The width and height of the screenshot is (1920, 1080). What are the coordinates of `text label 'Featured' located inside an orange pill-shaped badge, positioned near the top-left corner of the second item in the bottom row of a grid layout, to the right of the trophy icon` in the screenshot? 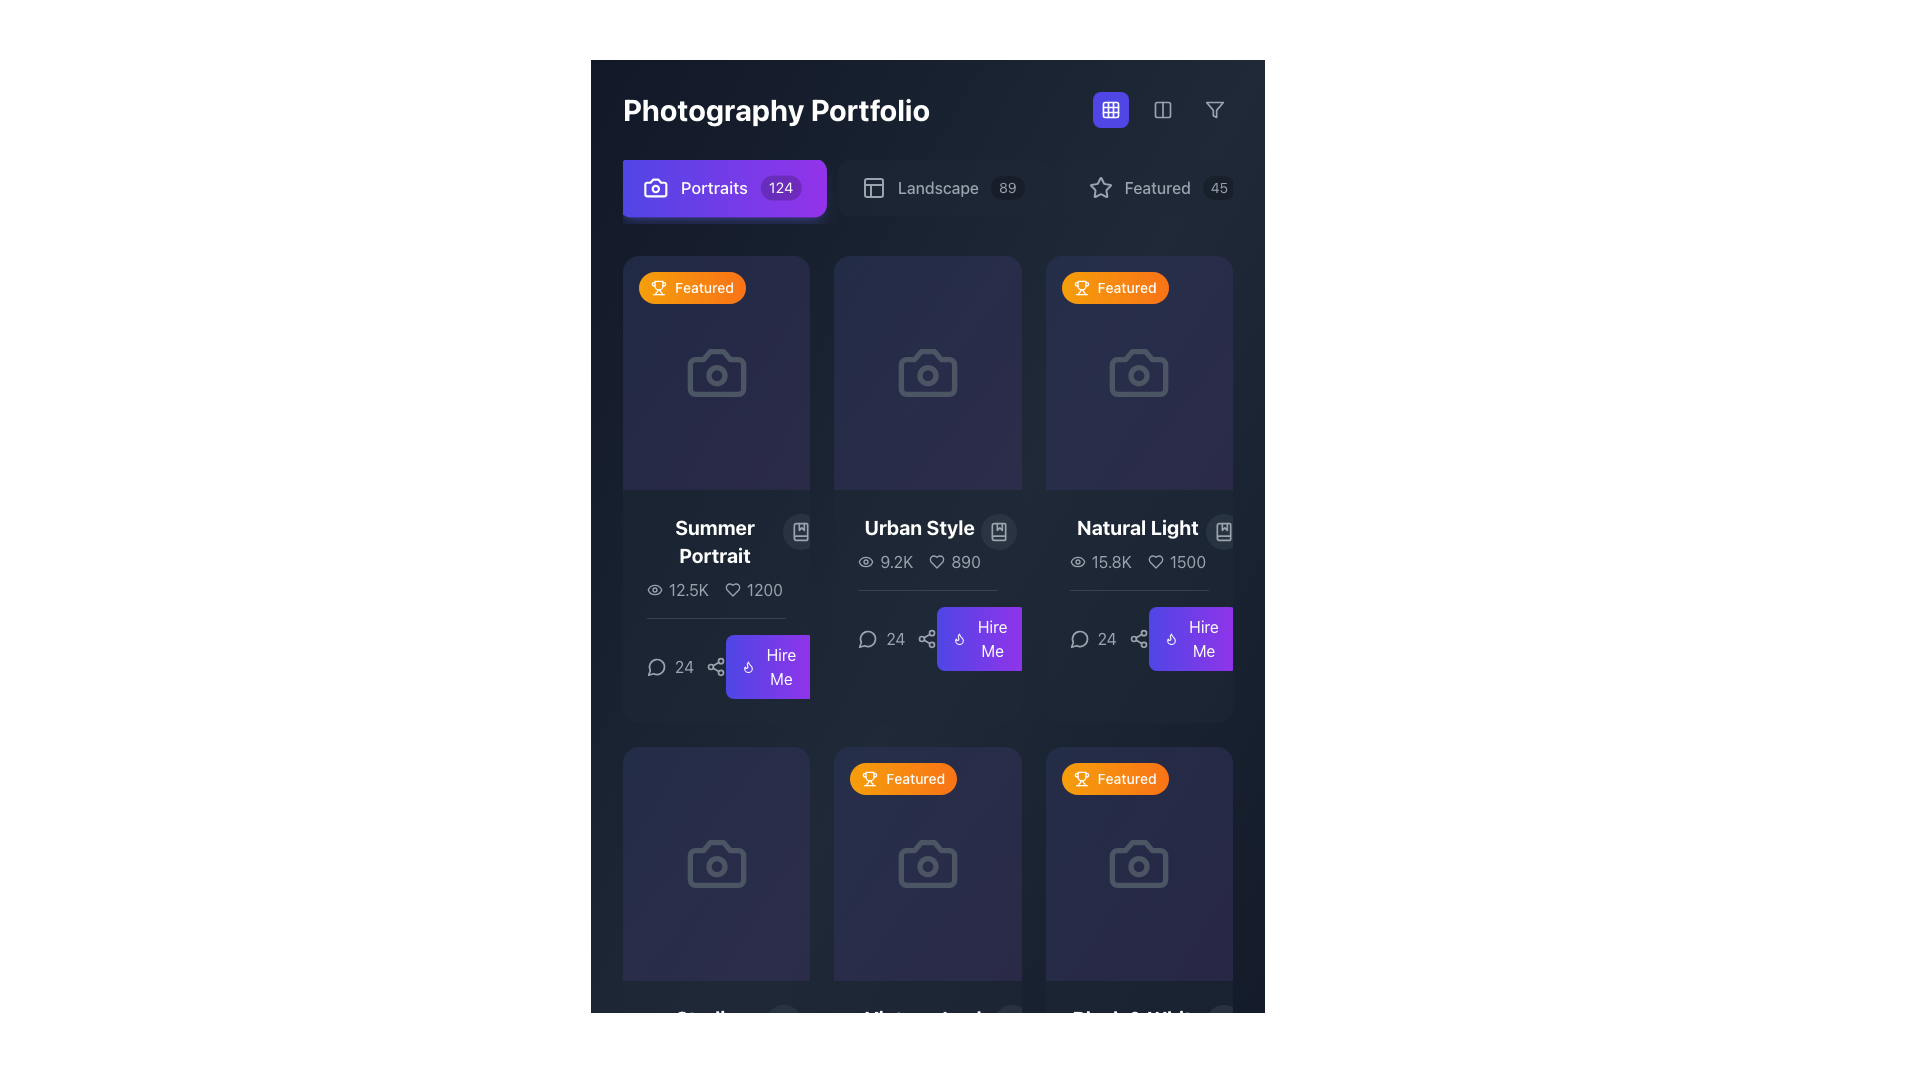 It's located at (914, 778).